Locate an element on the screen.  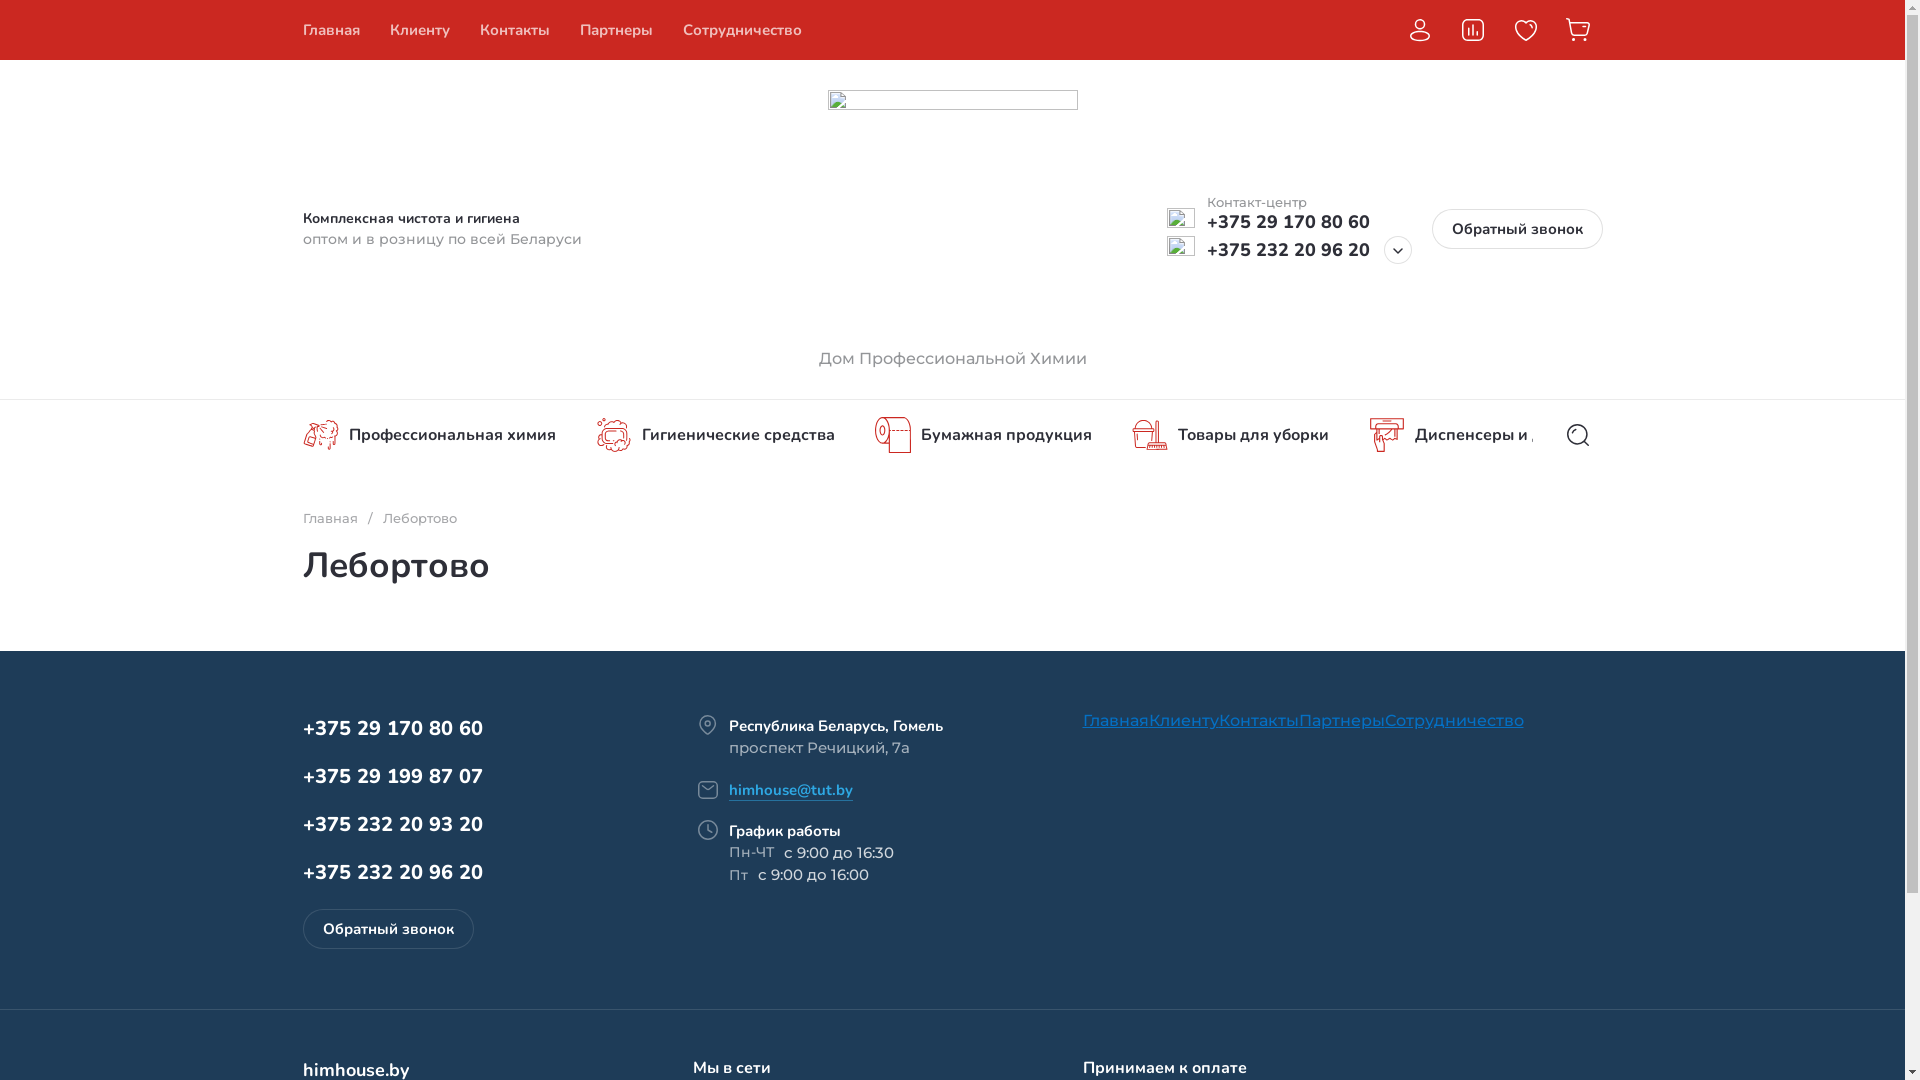
'+375 232 20 93 20' is located at coordinates (392, 824).